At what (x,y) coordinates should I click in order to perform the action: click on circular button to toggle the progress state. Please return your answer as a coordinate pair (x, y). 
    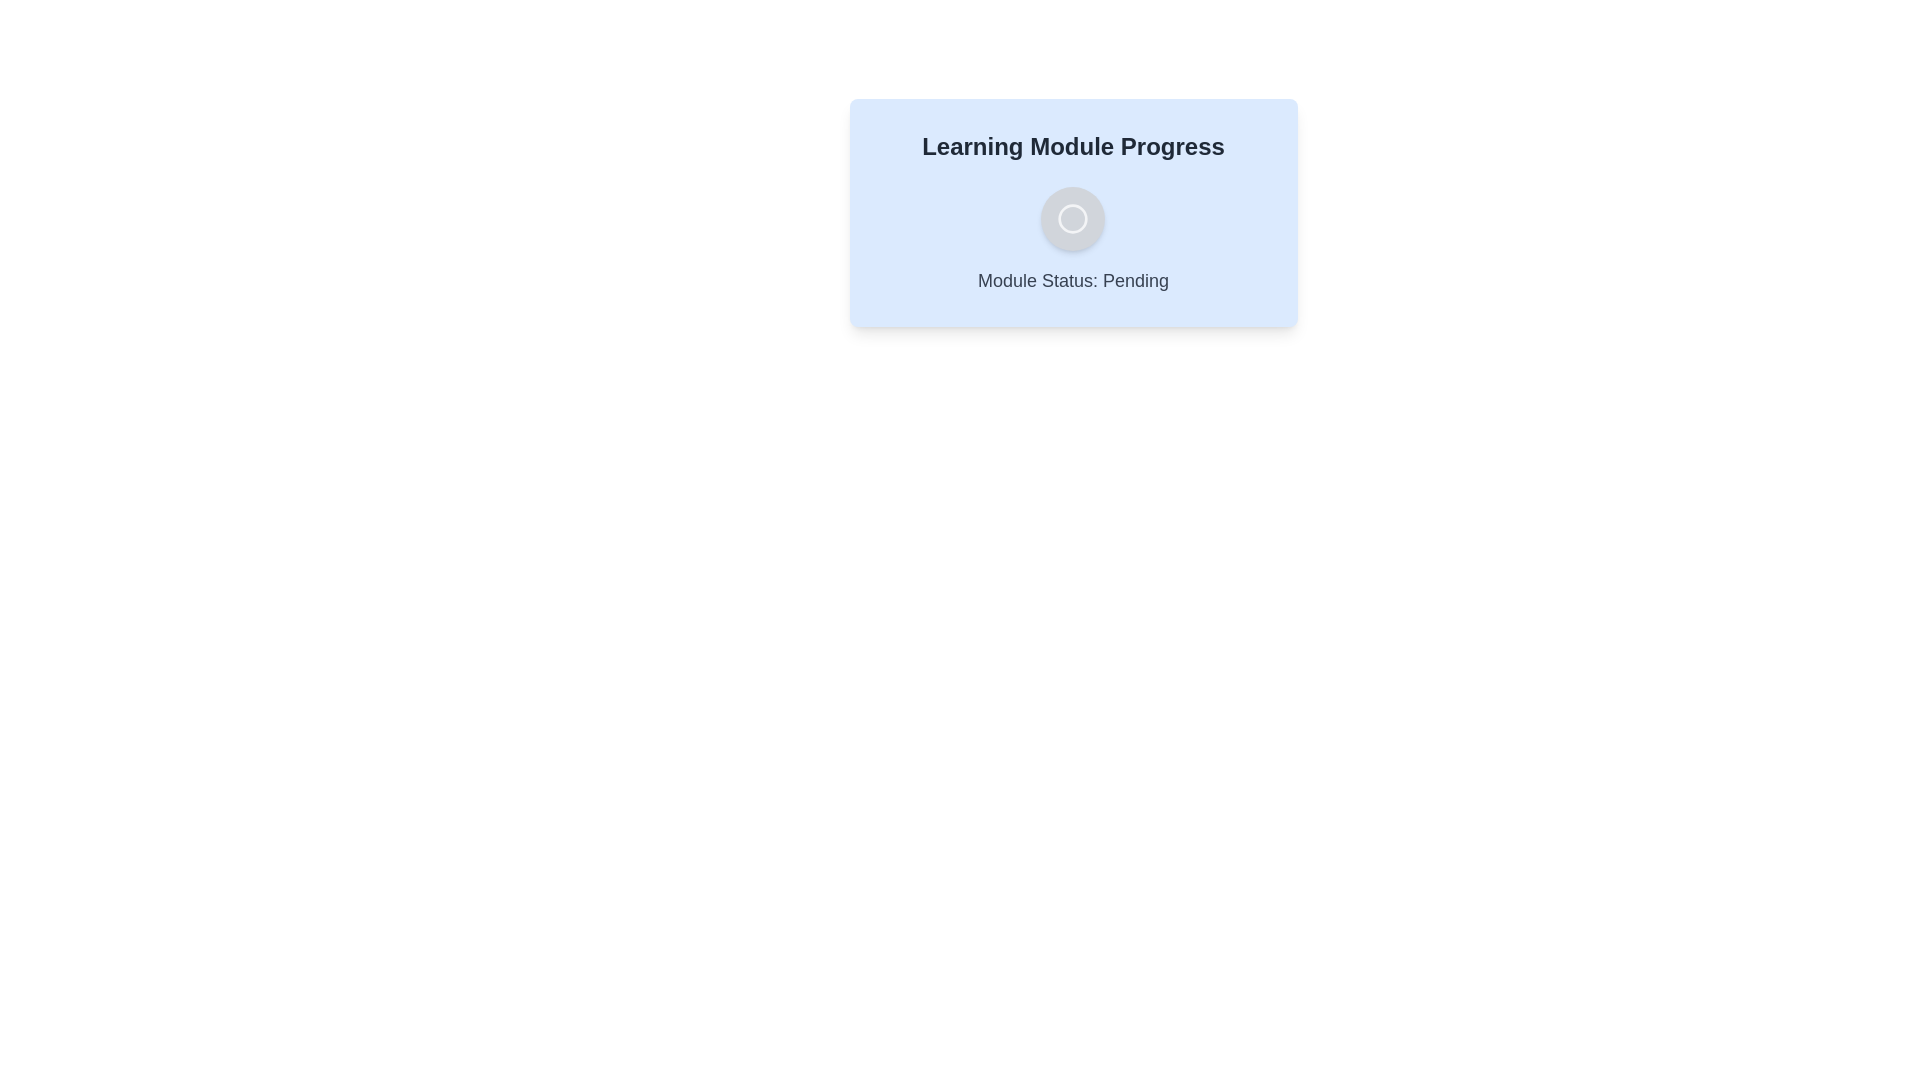
    Looking at the image, I should click on (1072, 219).